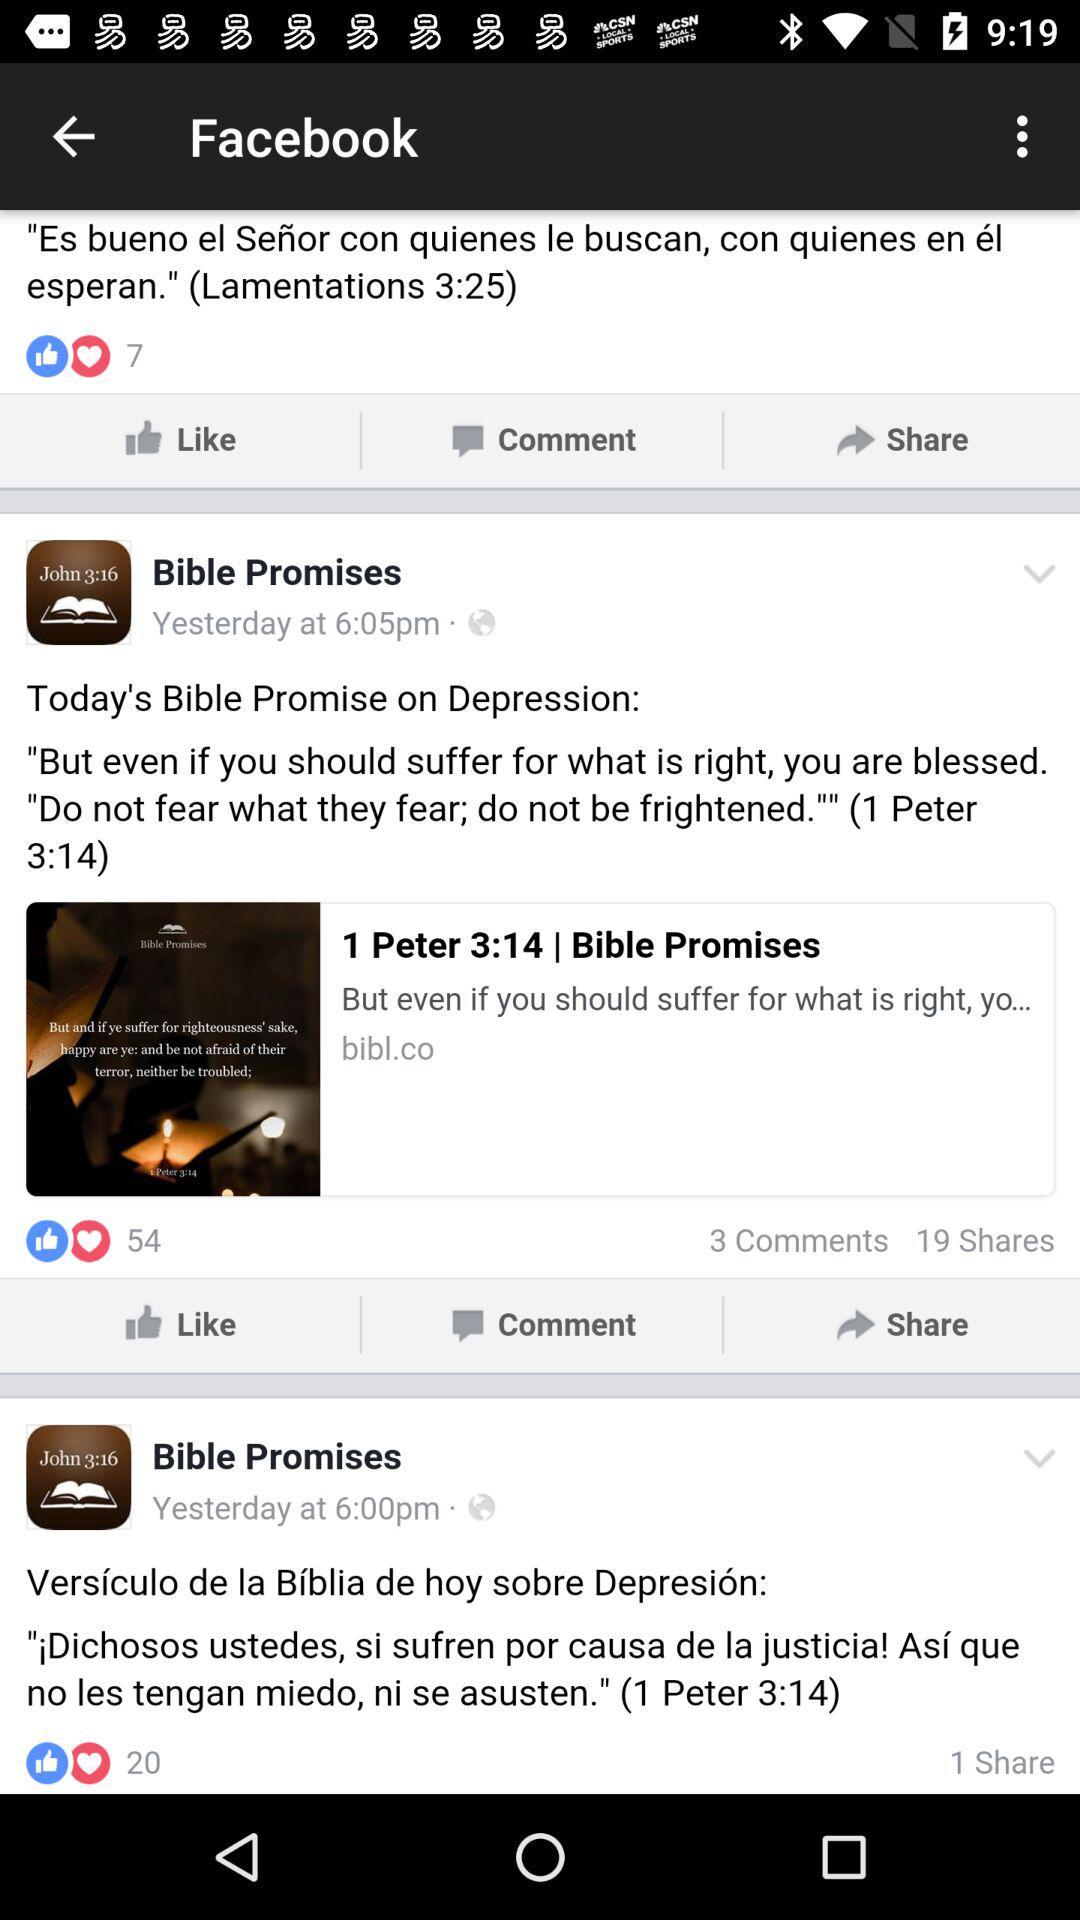 The image size is (1080, 1920). I want to click on facebook view, so click(540, 1002).